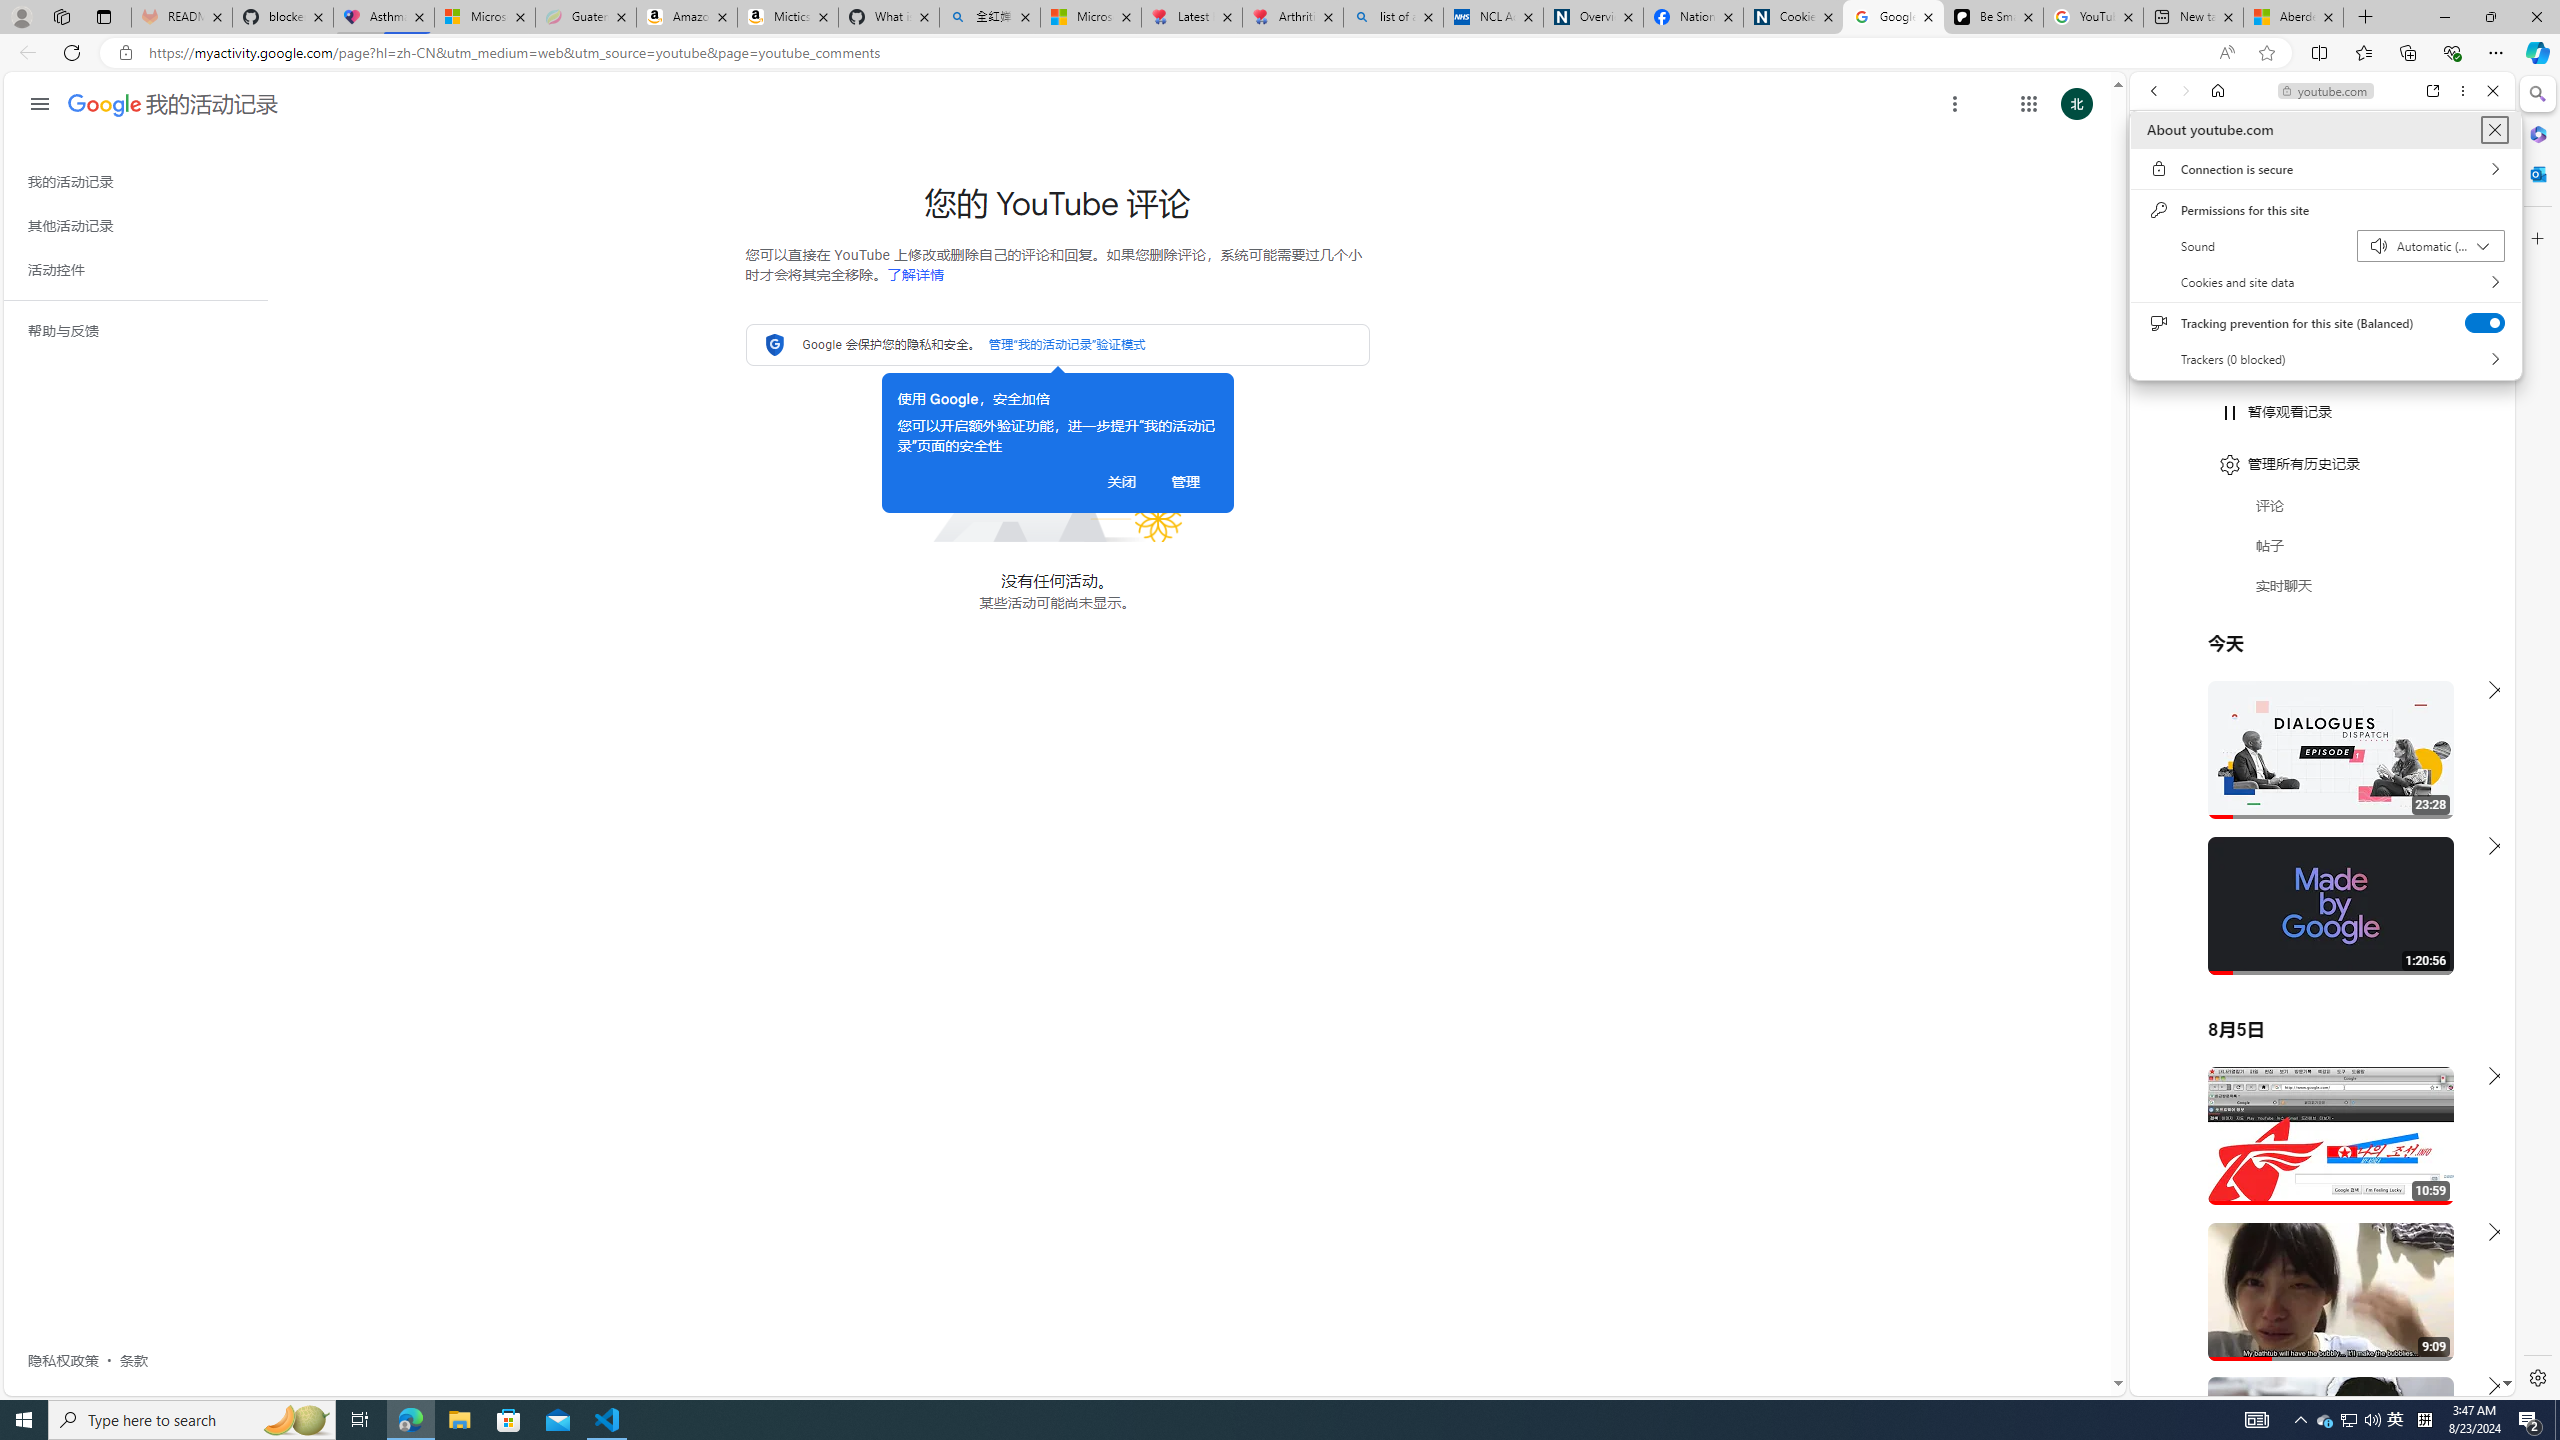  What do you see at coordinates (1793, 16) in the screenshot?
I see `'Cookies'` at bounding box center [1793, 16].